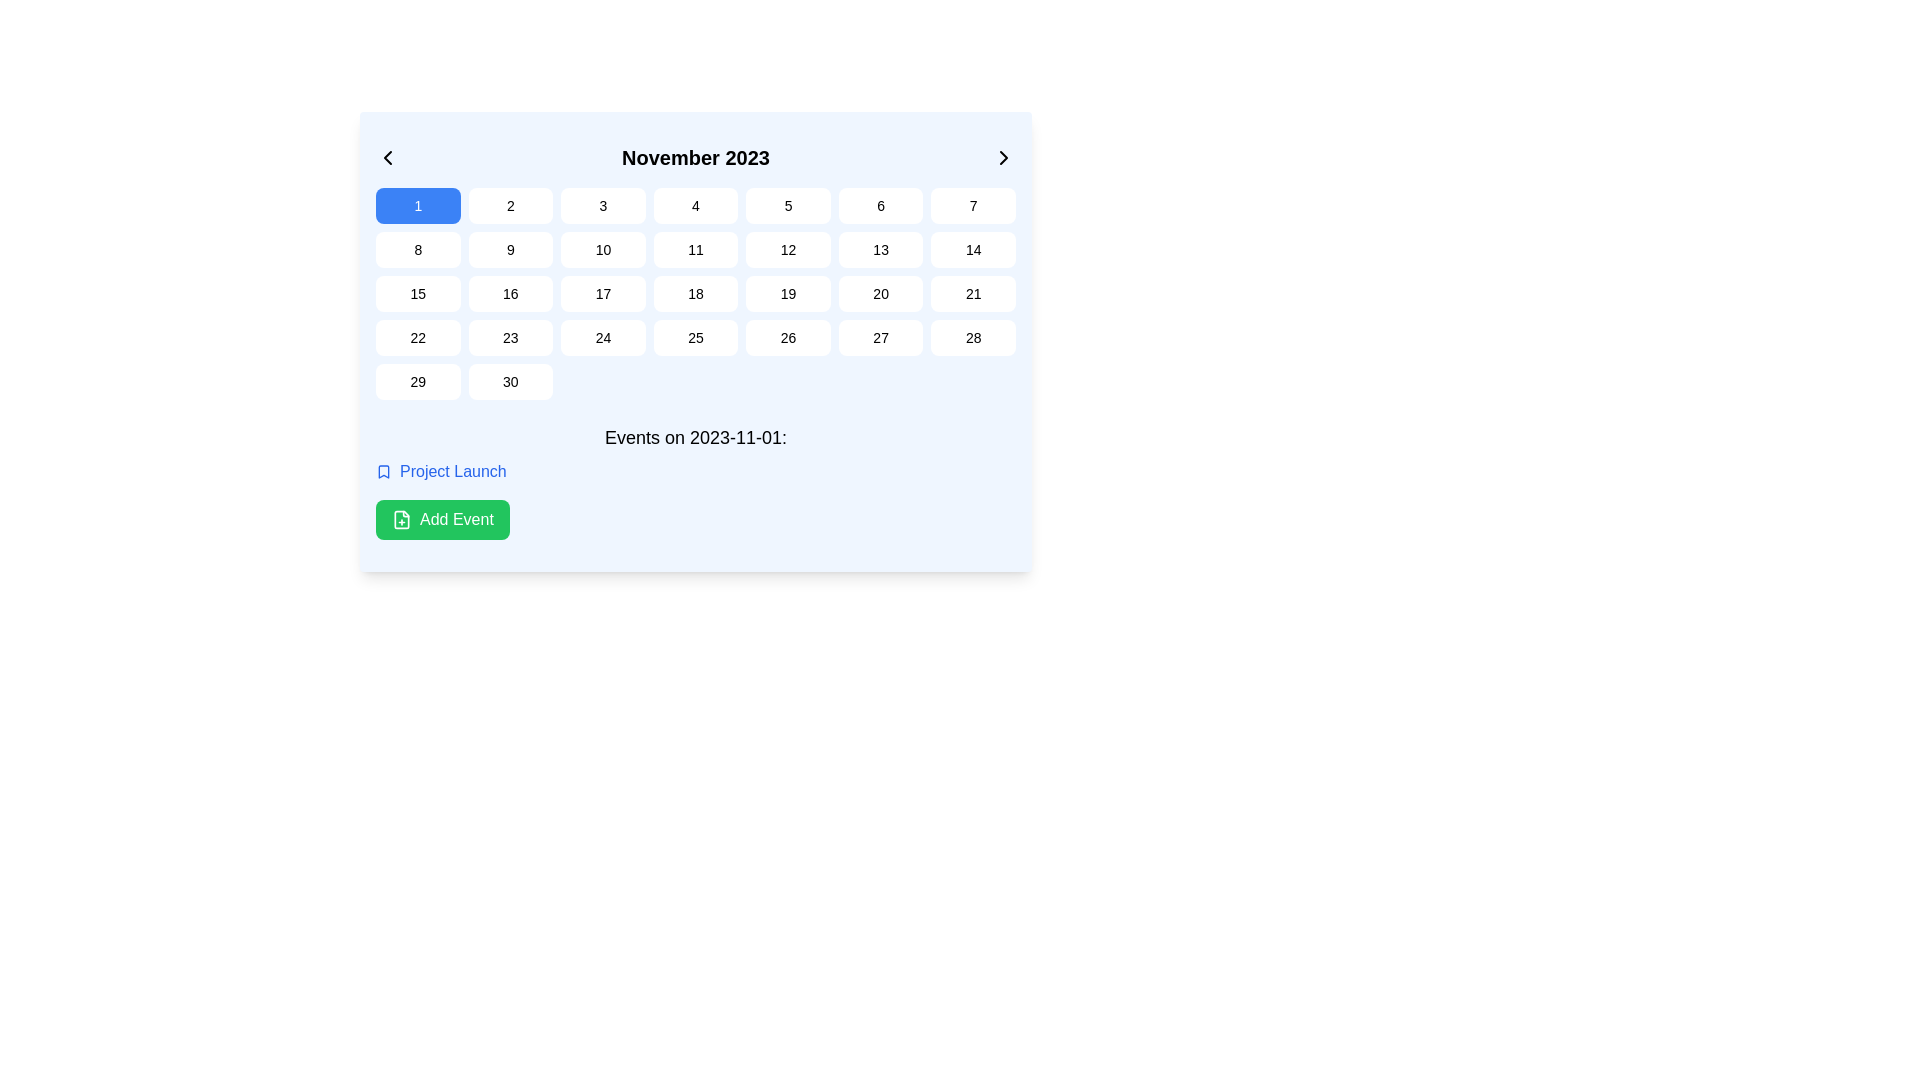  I want to click on the button representing the 14th day of November 2023 in the calendar, so click(973, 249).